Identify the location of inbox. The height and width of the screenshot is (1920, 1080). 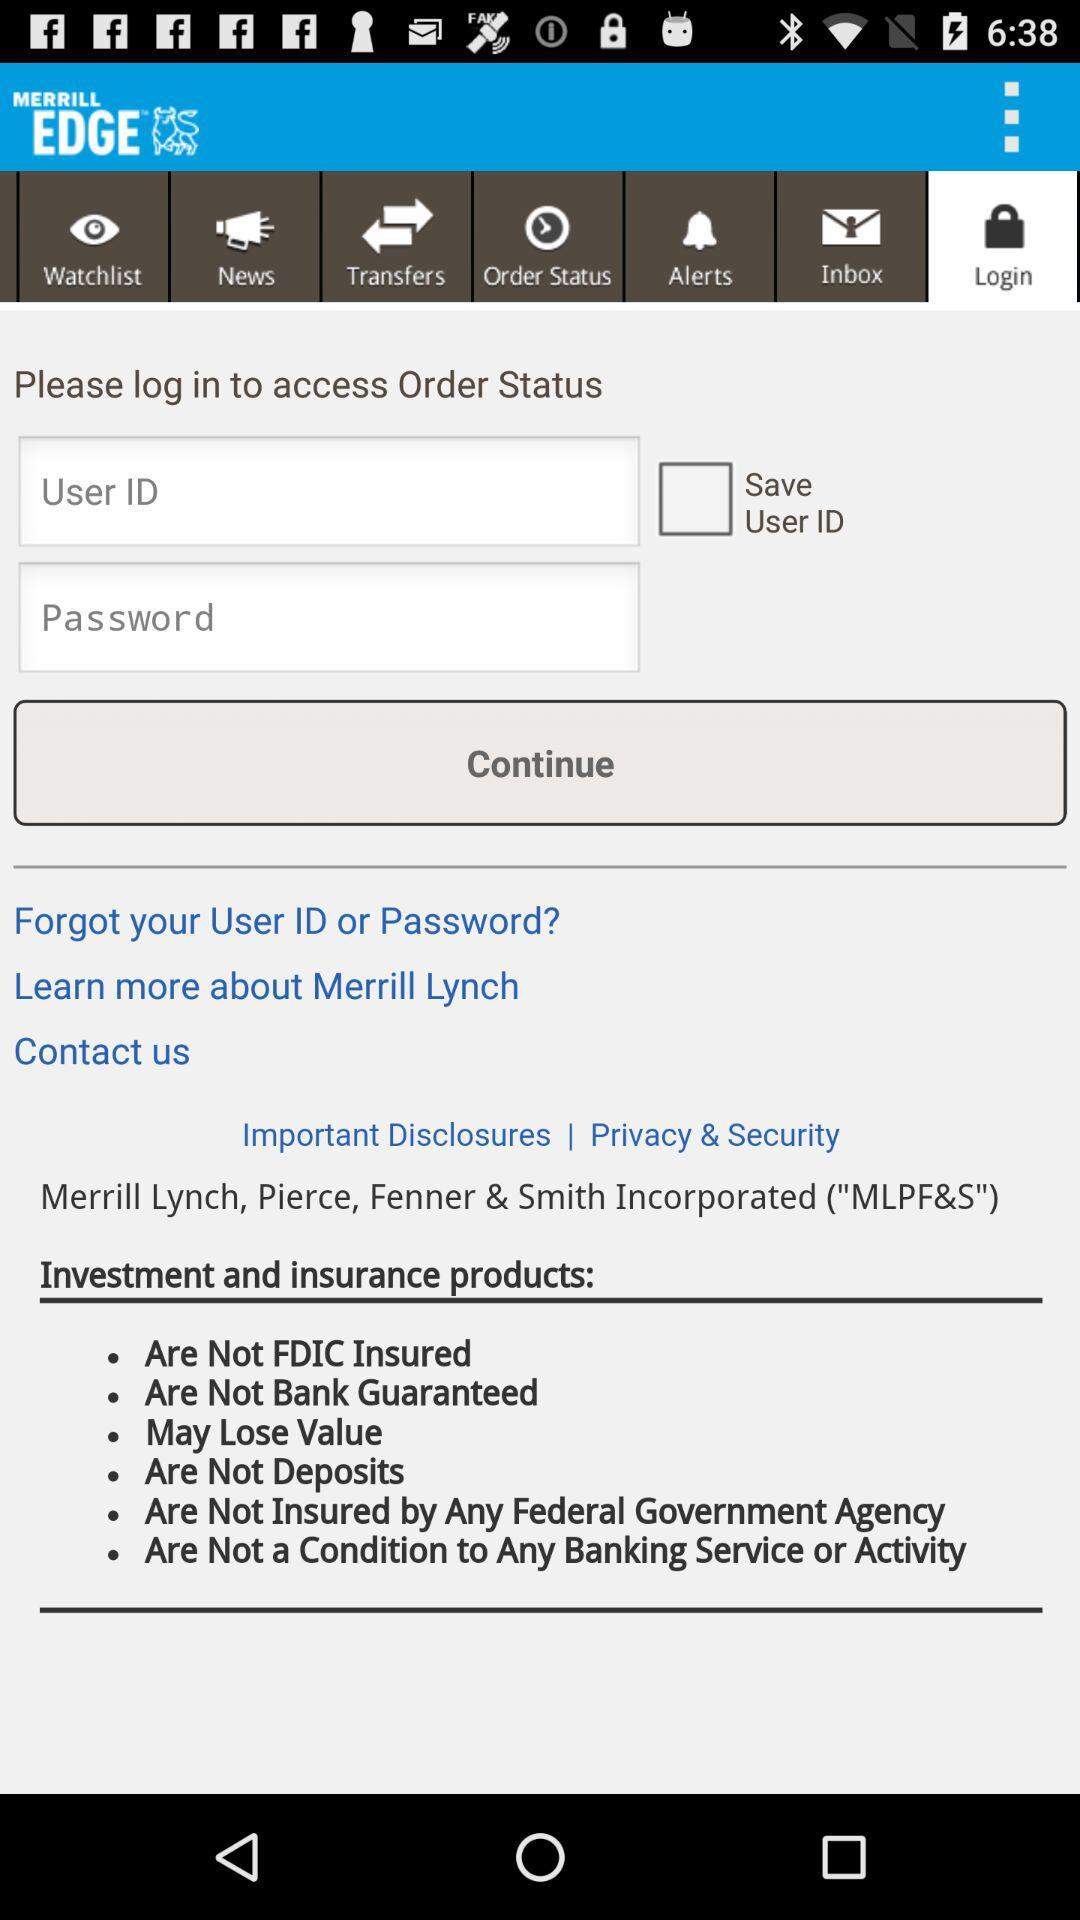
(851, 236).